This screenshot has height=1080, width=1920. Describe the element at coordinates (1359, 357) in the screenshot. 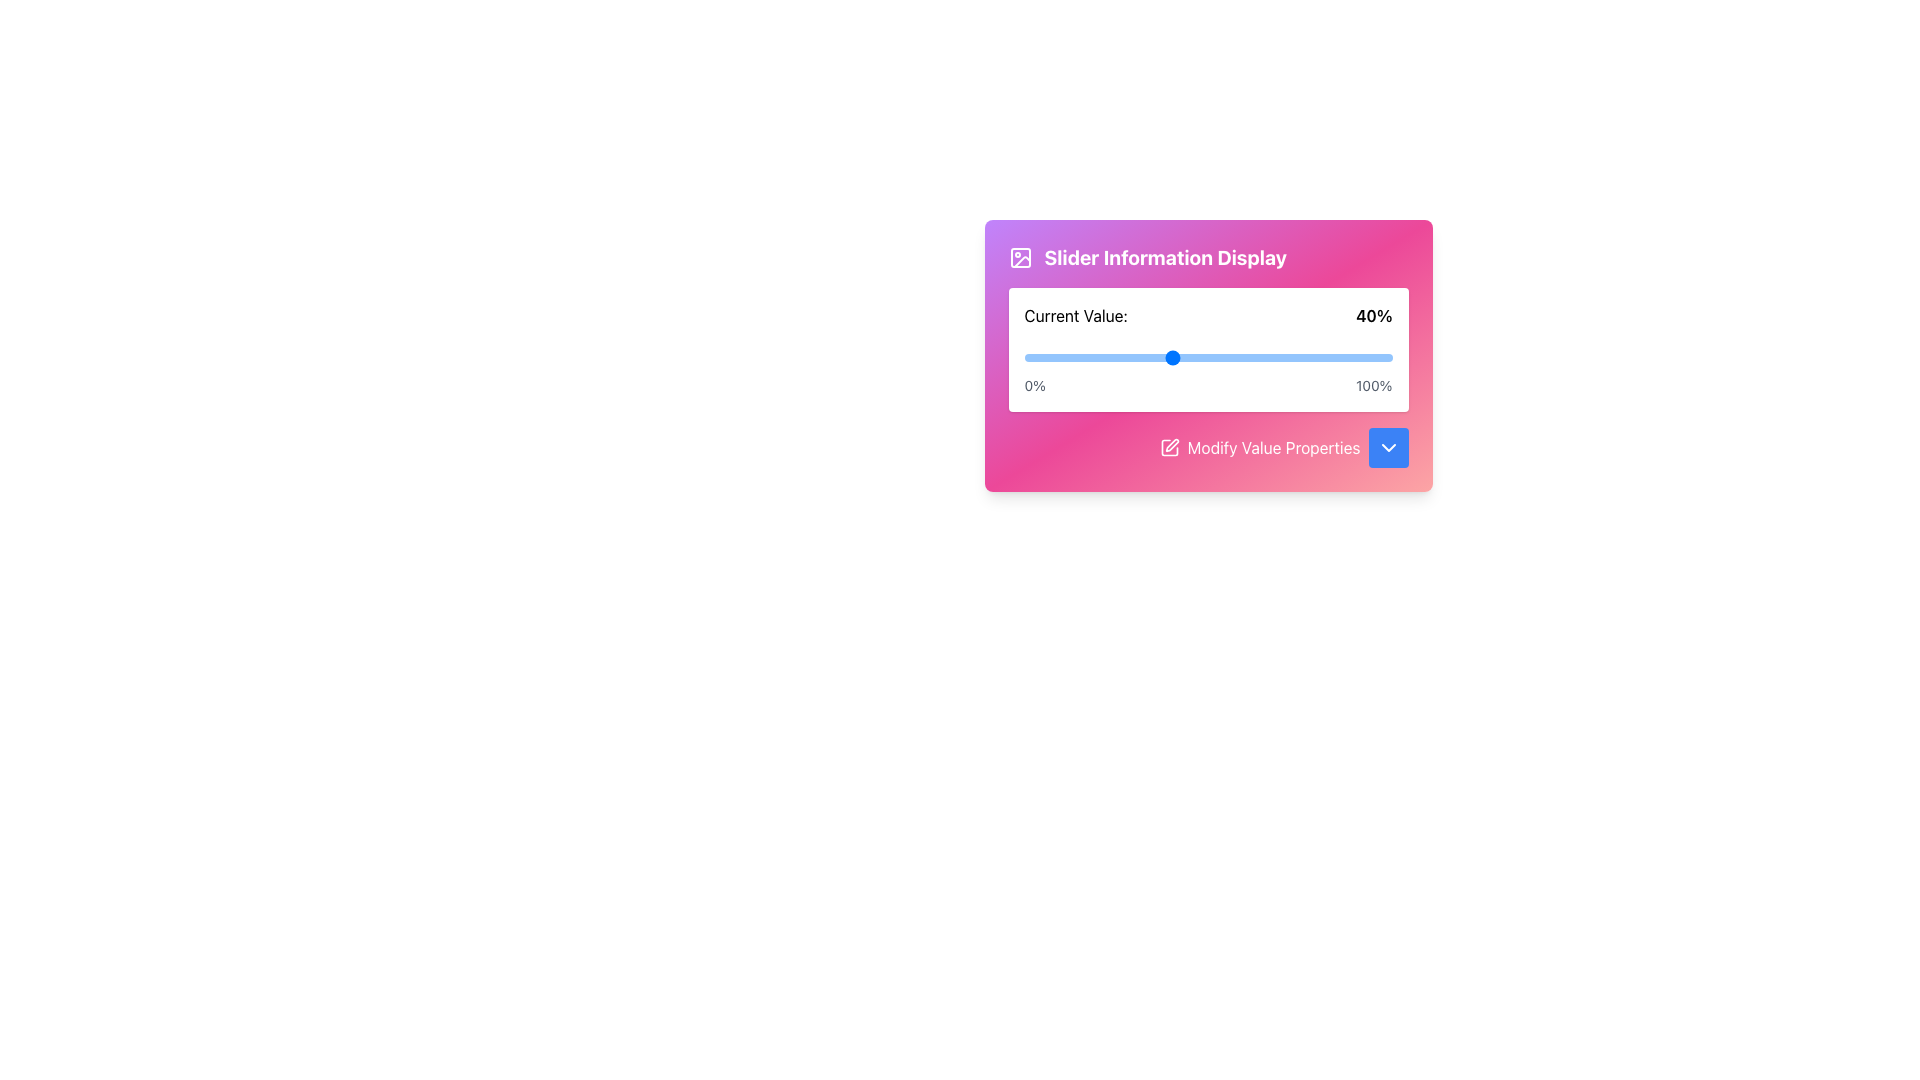

I see `the slider value` at that location.